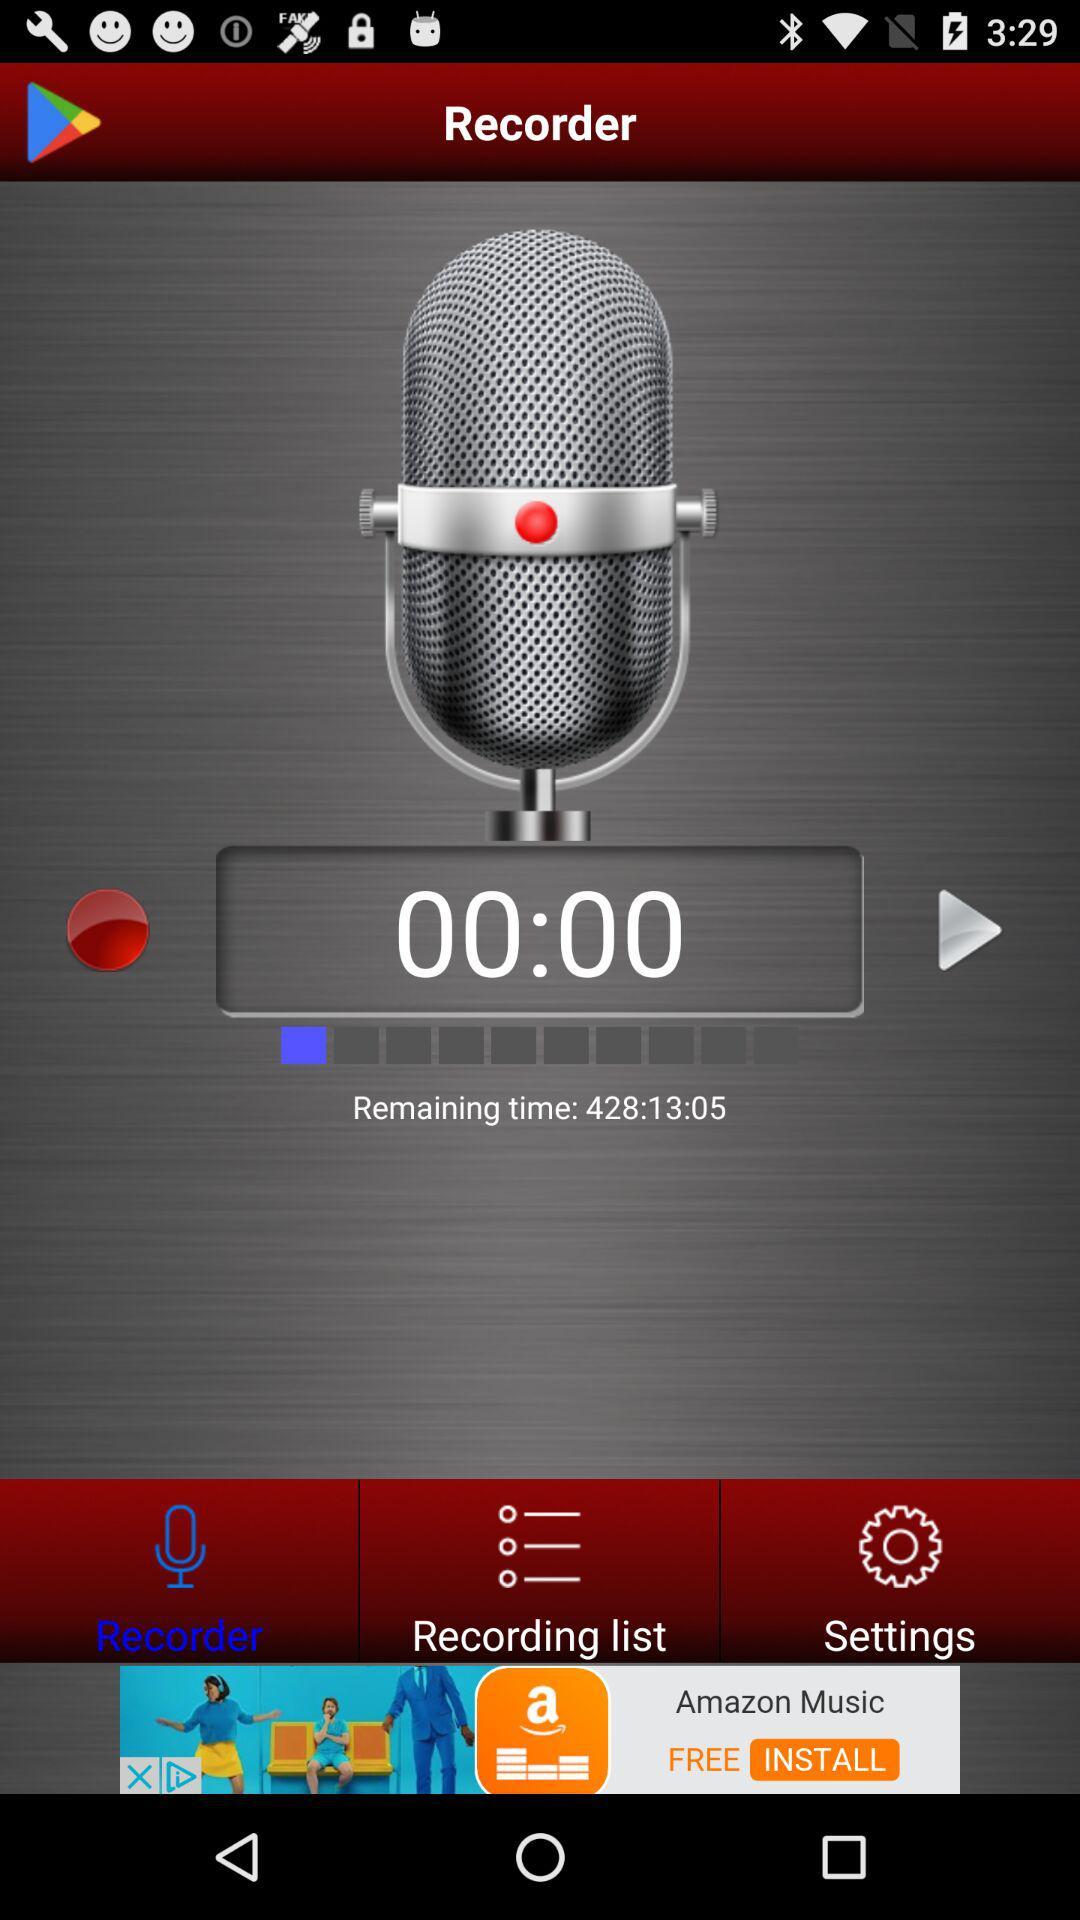 The width and height of the screenshot is (1080, 1920). I want to click on the avatar icon, so click(108, 995).